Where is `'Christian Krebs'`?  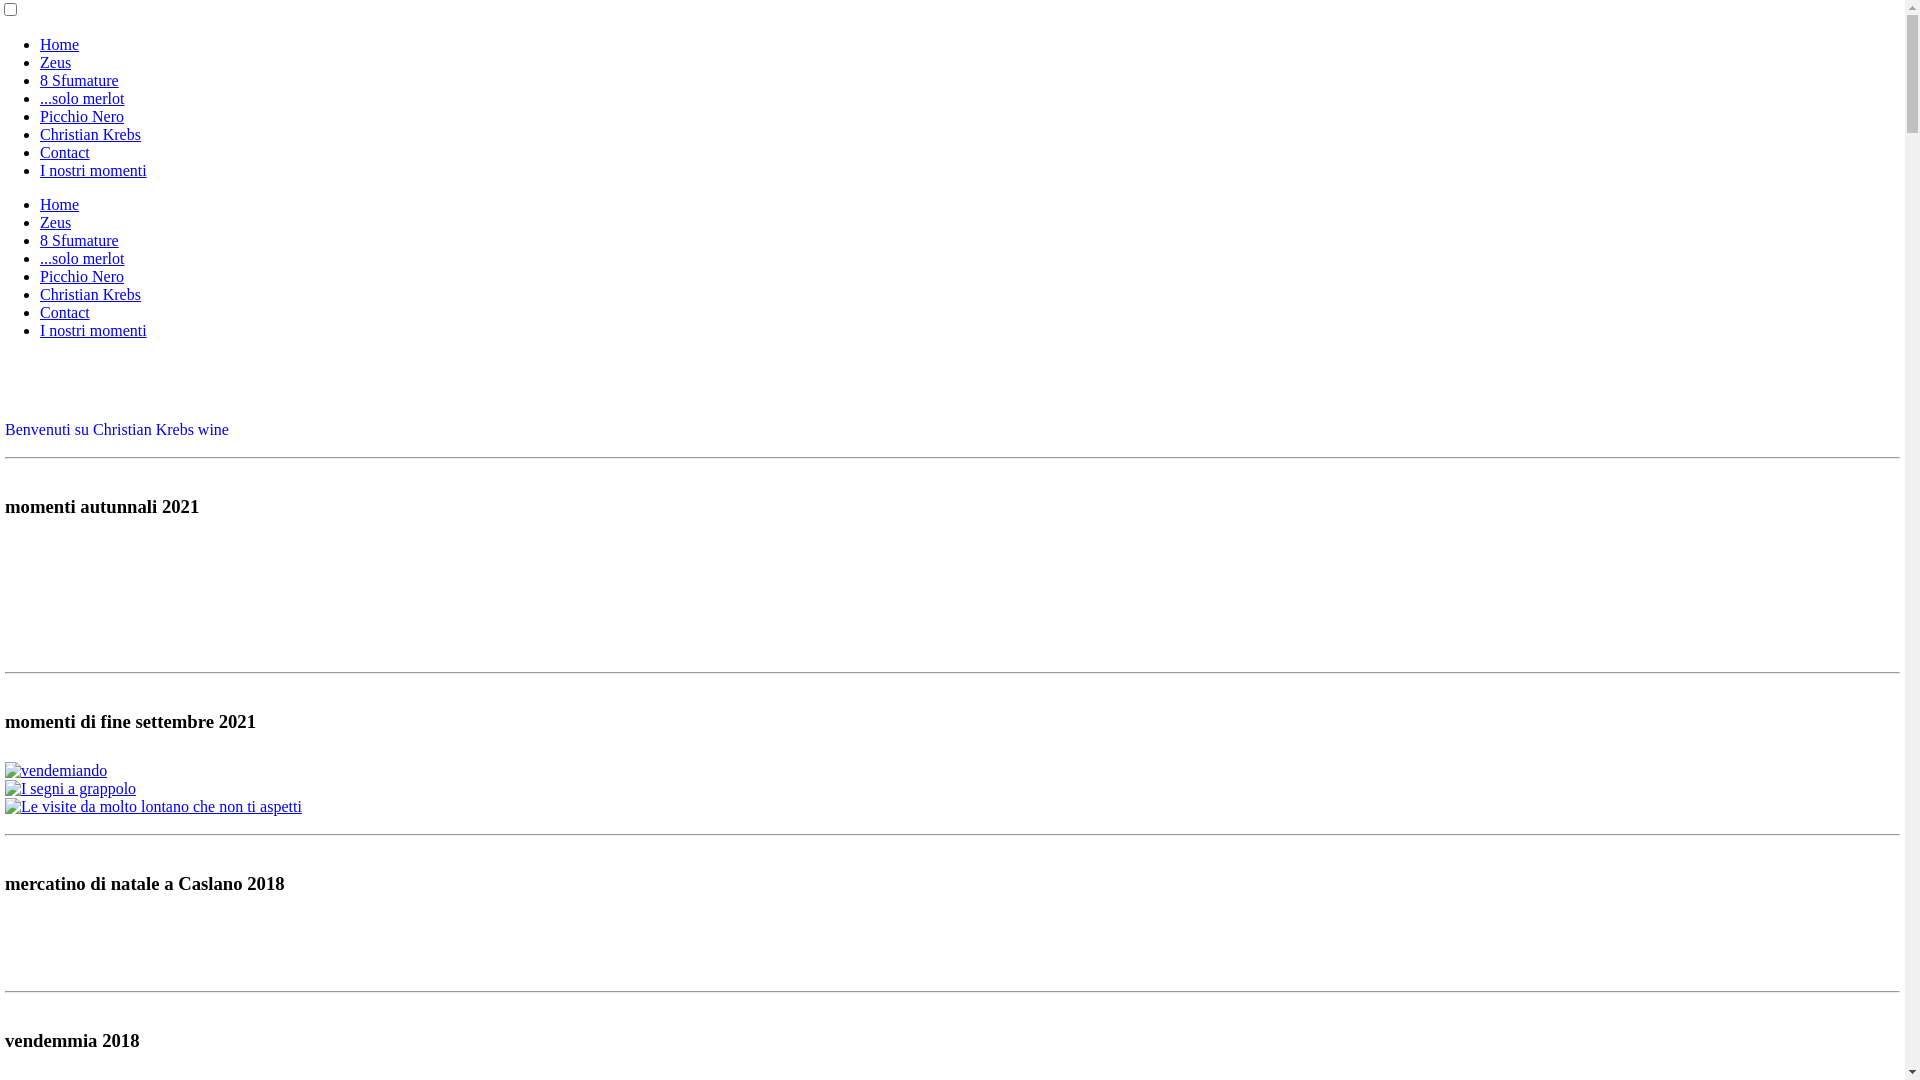
'Christian Krebs' is located at coordinates (89, 134).